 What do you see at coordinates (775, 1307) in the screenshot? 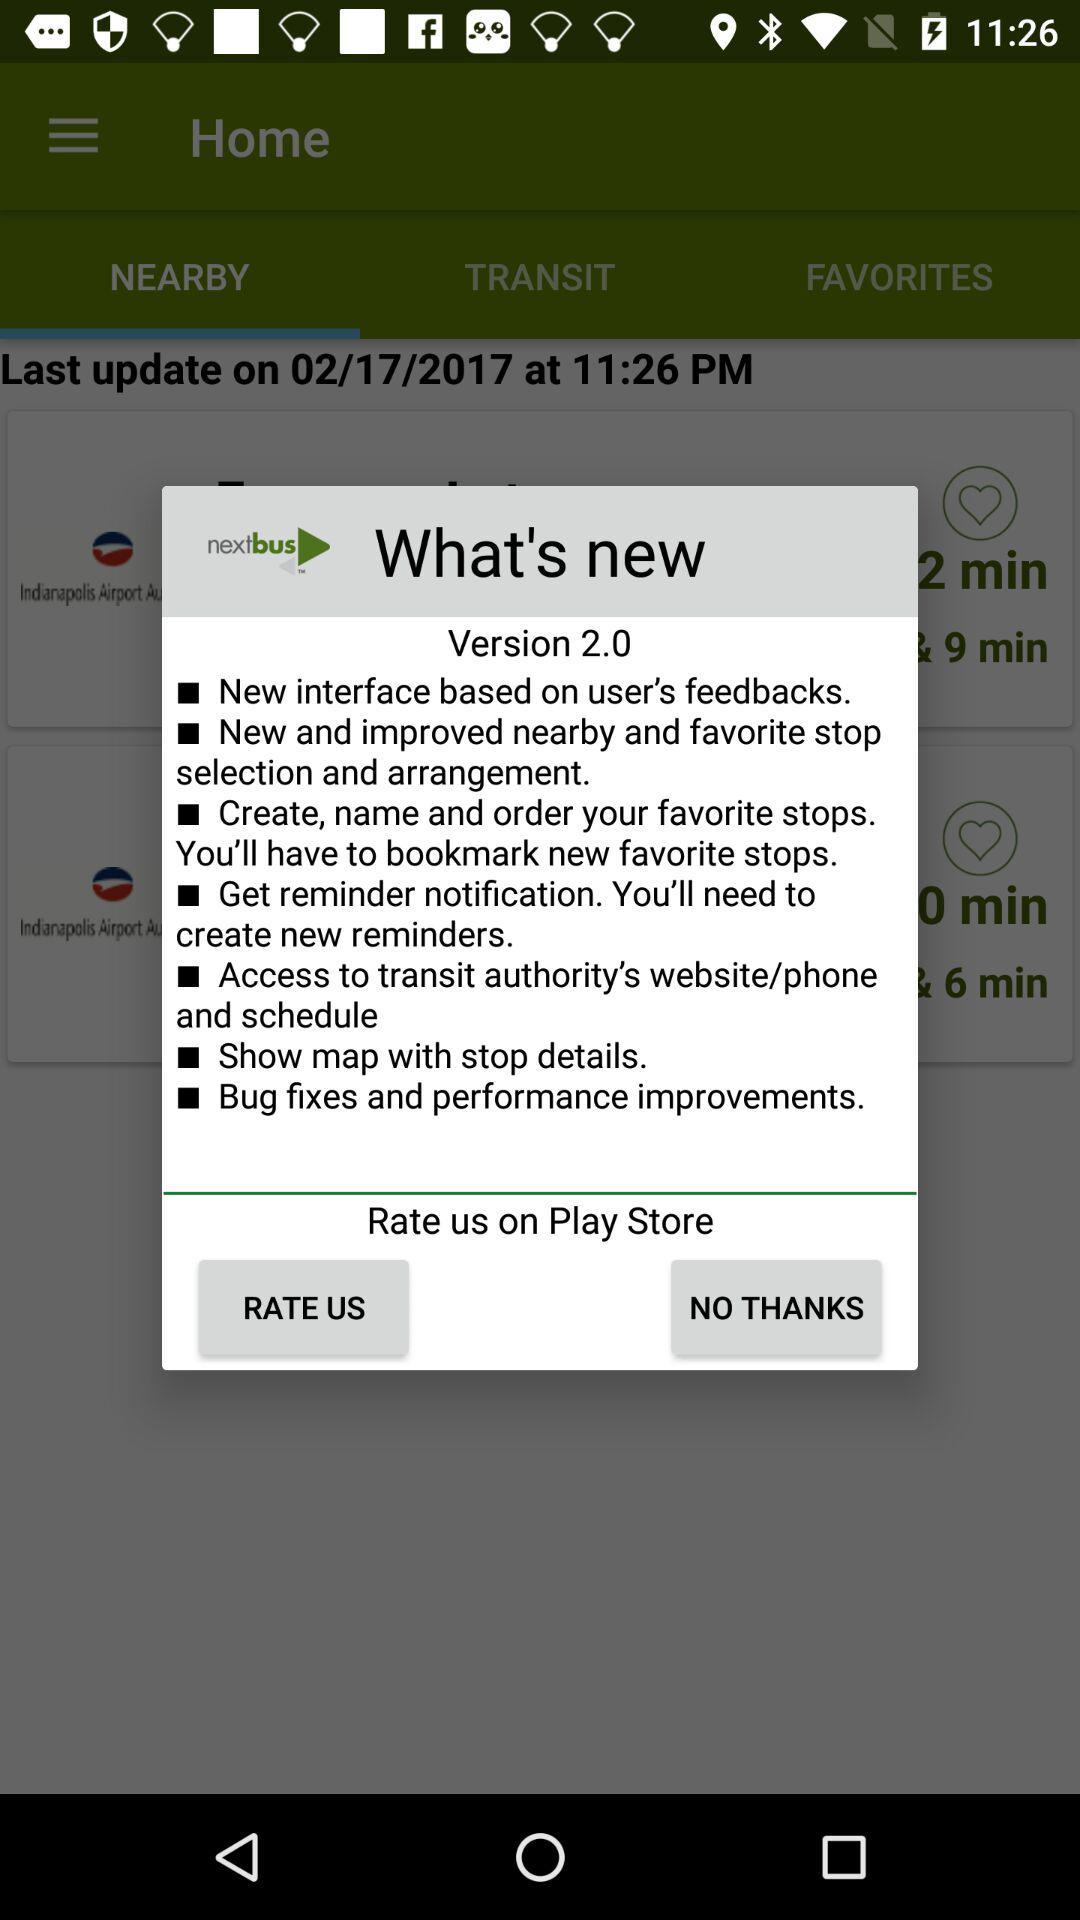
I see `icon below rate us on` at bounding box center [775, 1307].